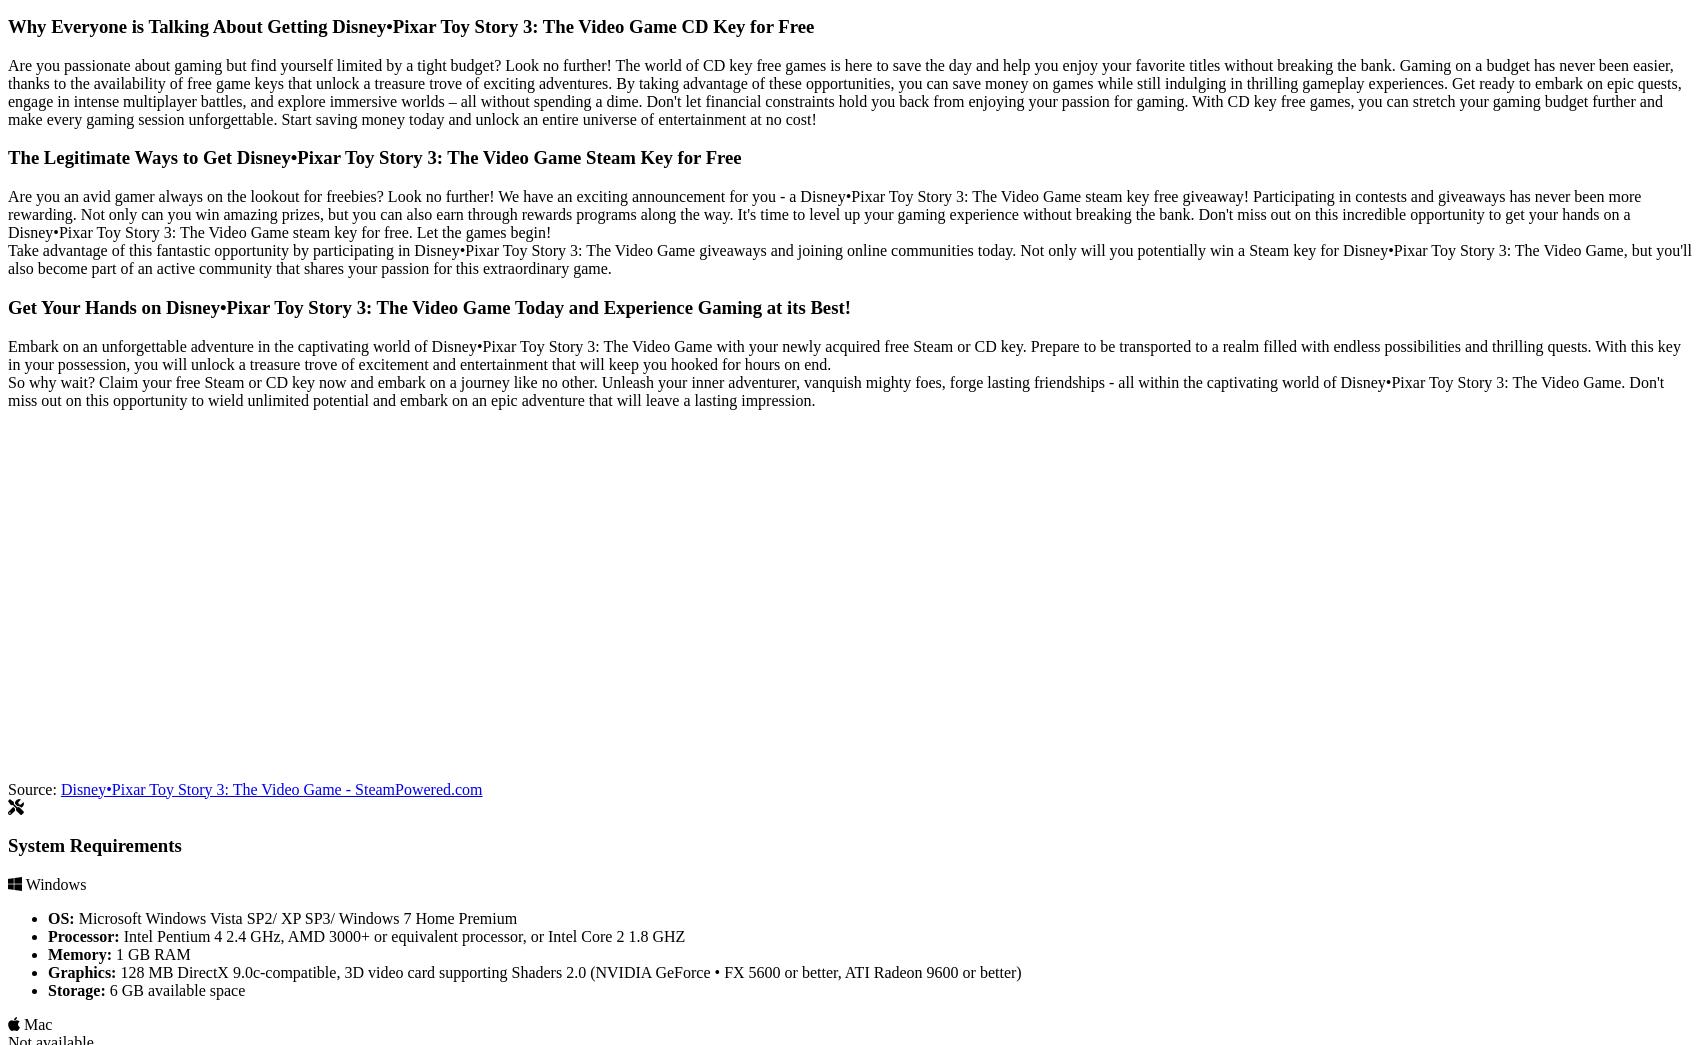  I want to click on 'Storage:', so click(76, 989).